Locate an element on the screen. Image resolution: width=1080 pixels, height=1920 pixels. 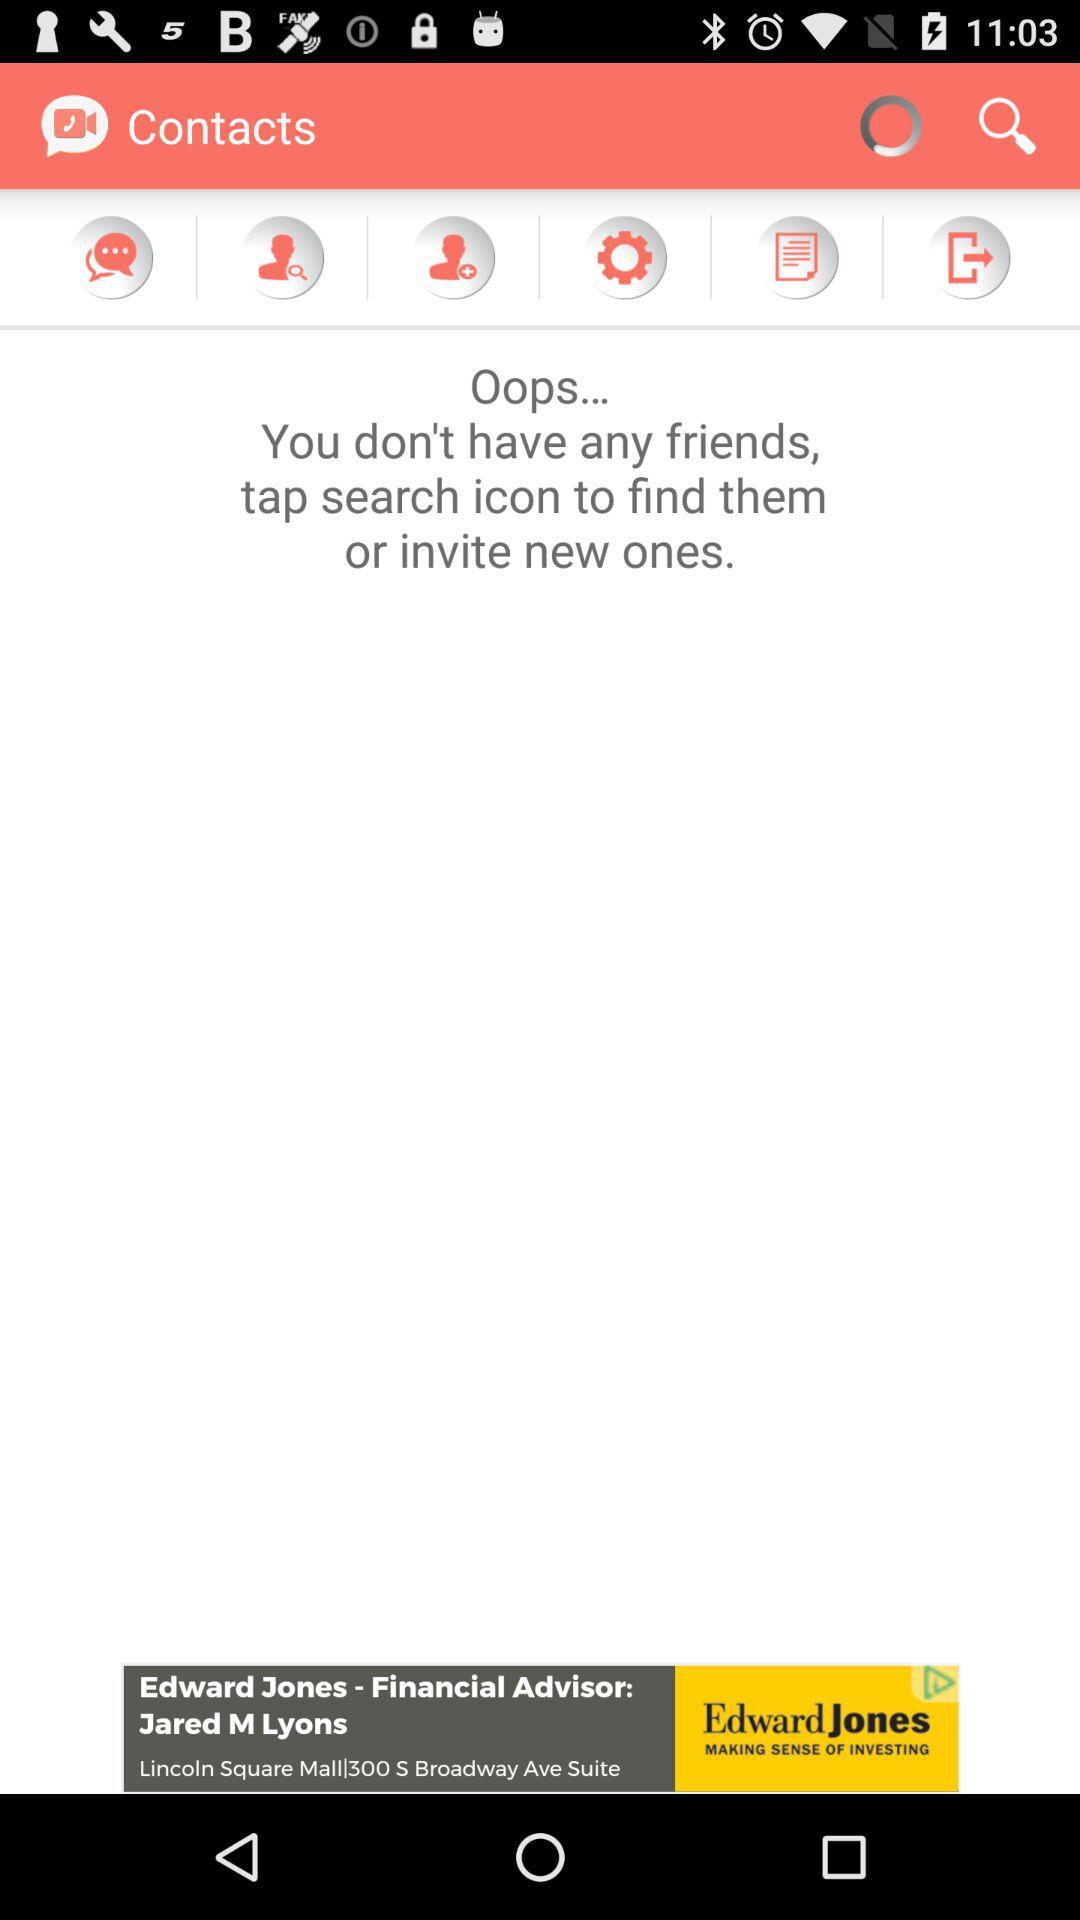
invite new friends is located at coordinates (452, 256).